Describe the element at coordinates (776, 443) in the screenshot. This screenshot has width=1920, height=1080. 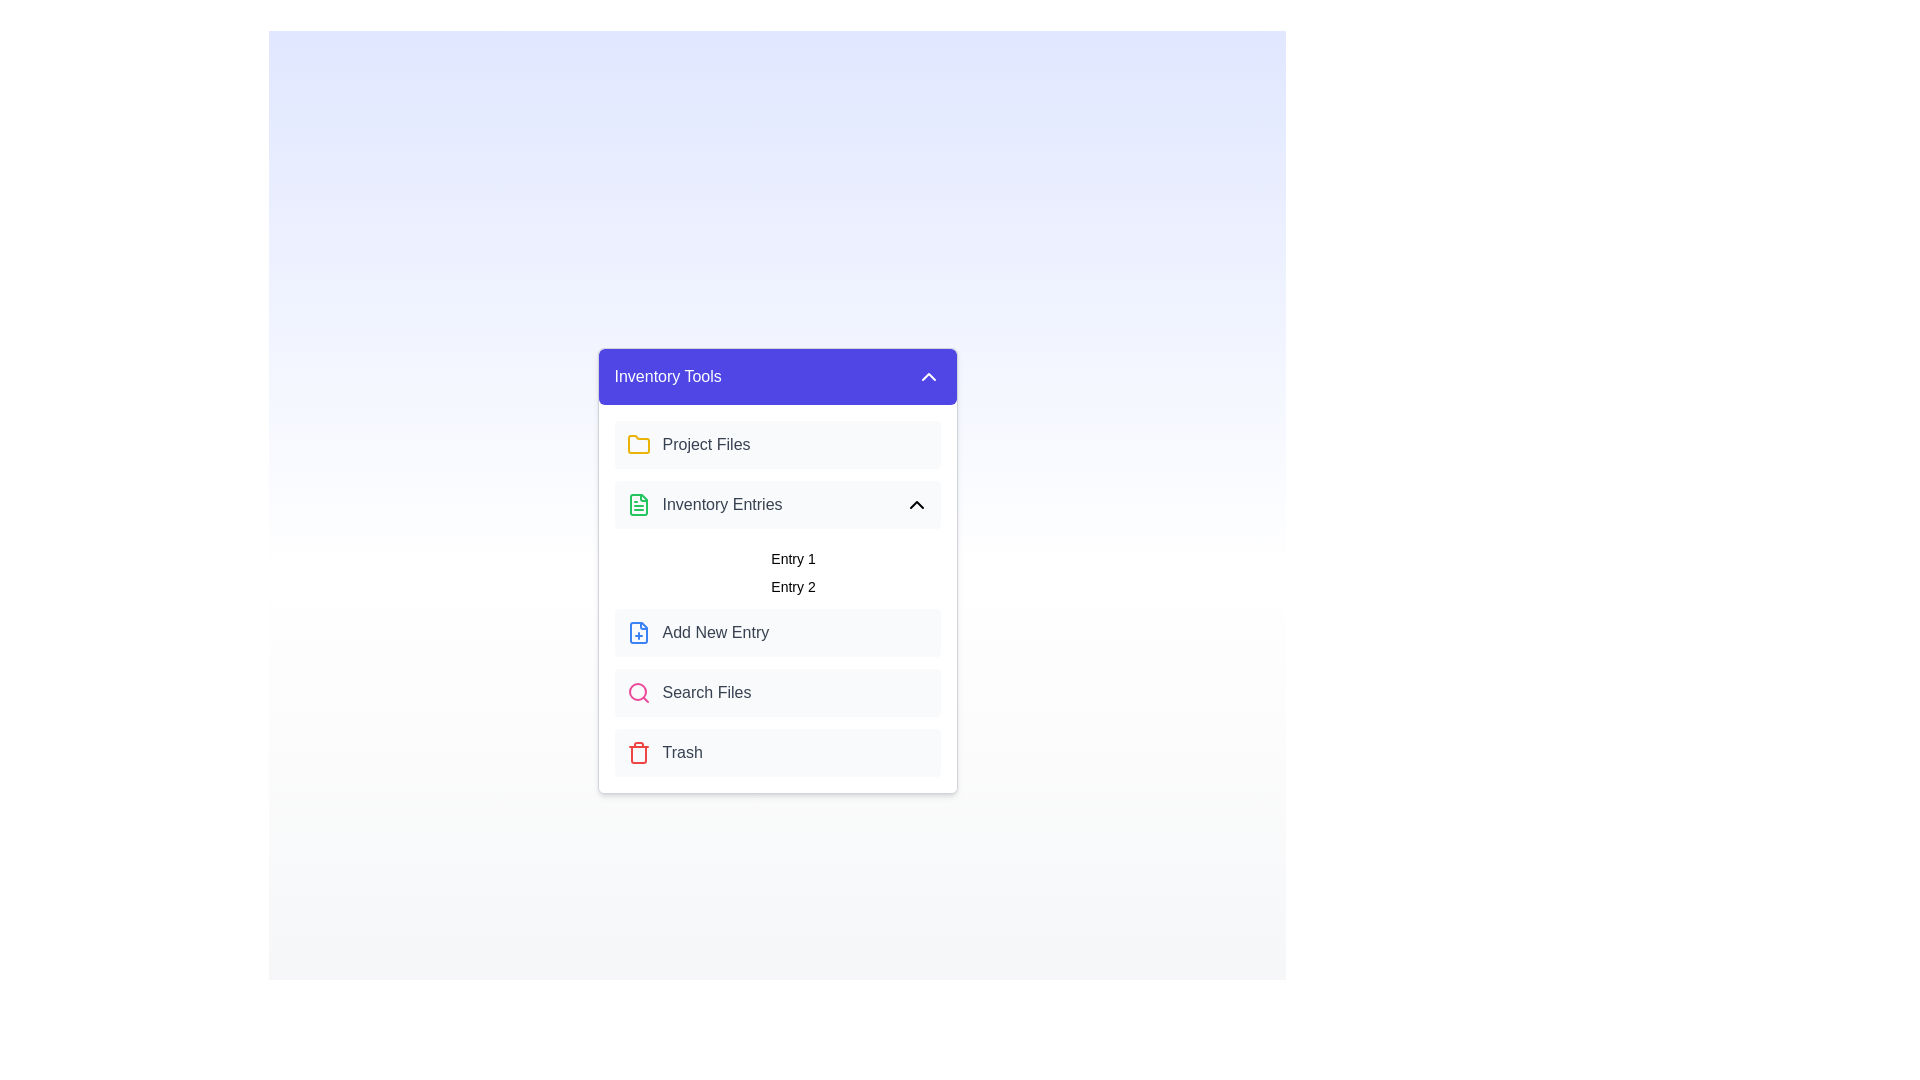
I see `the 'Project Files' button, which is the first item in the 'Inventory Tools' panel, to trigger the tooltip or highlight effect` at that location.